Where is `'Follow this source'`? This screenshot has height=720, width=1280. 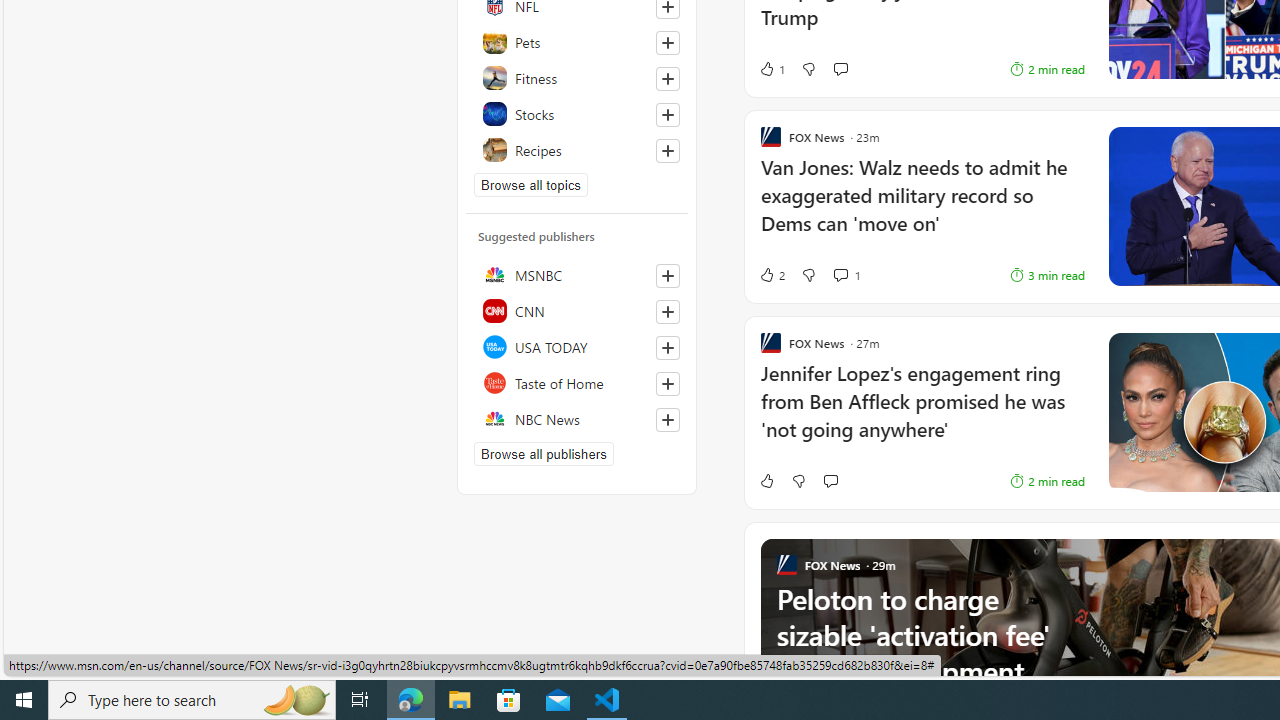 'Follow this source' is located at coordinates (668, 419).